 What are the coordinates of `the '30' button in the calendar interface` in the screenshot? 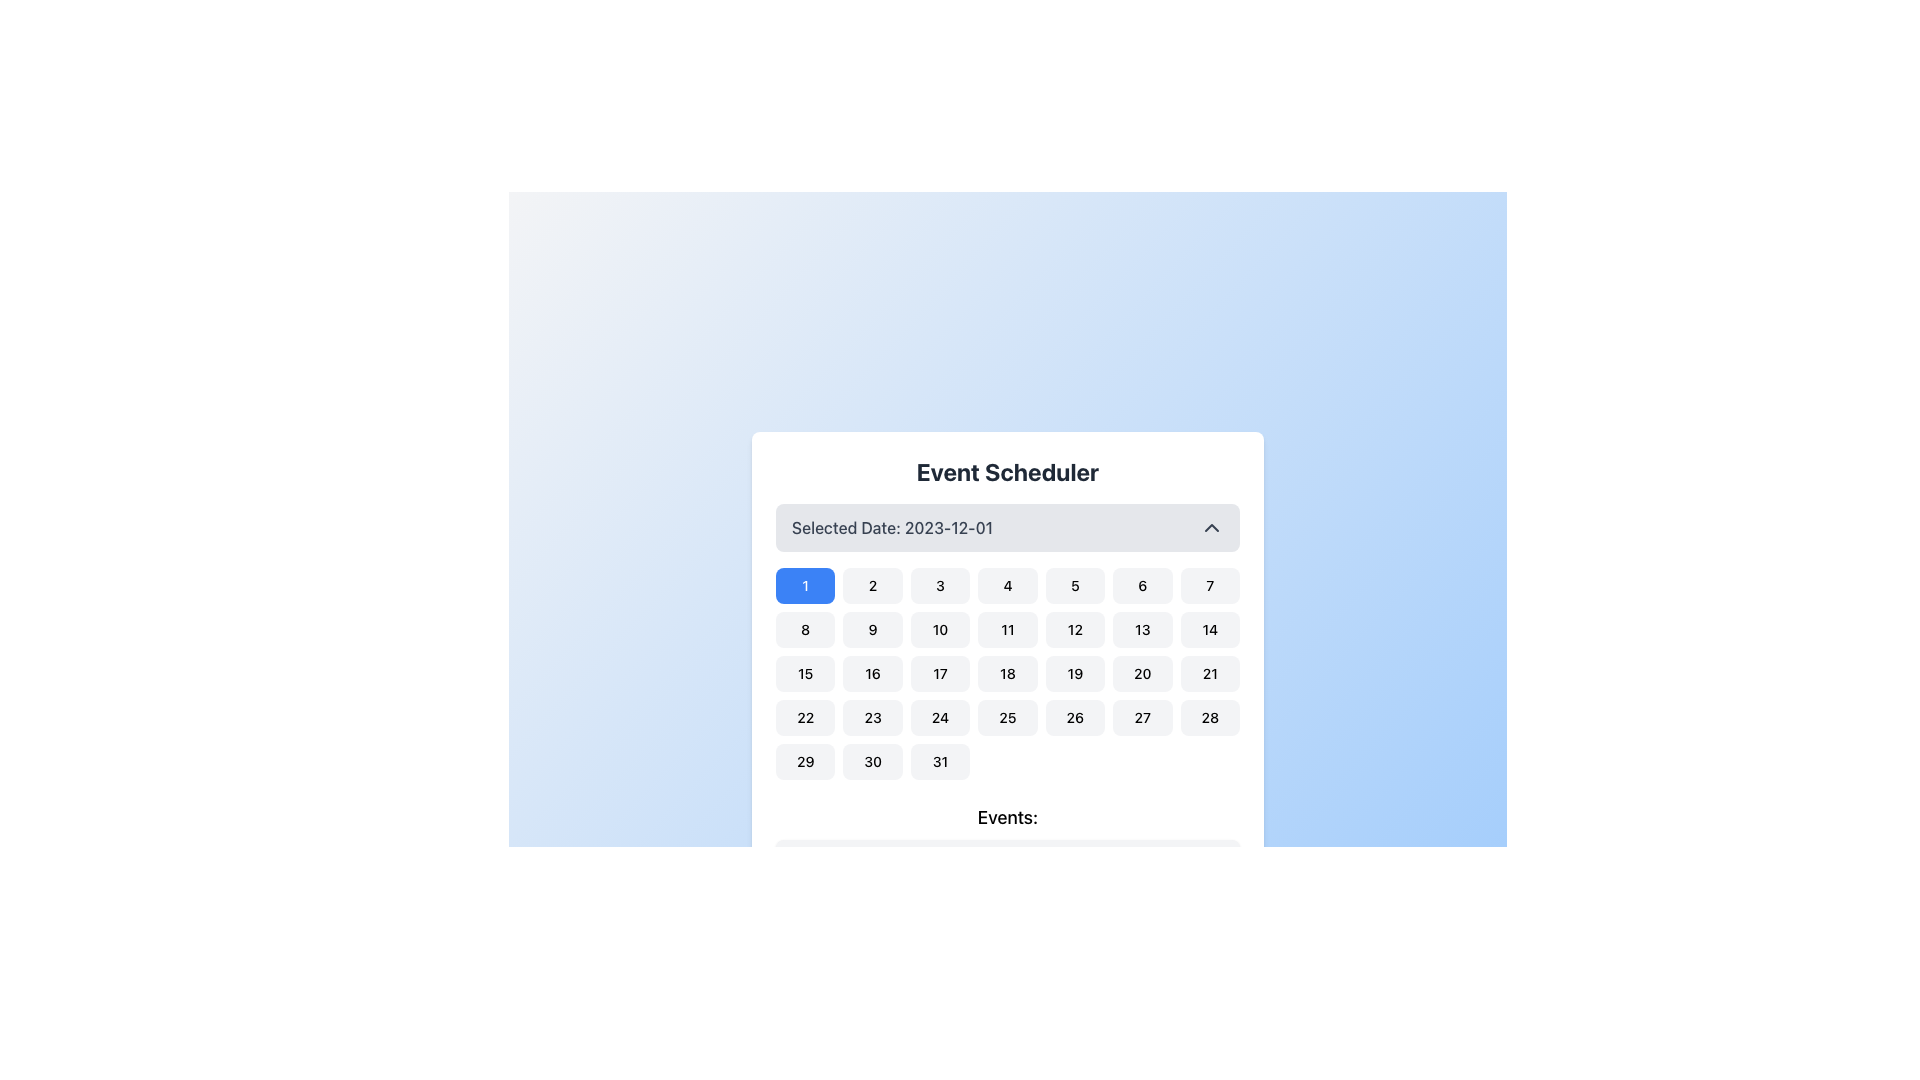 It's located at (873, 762).